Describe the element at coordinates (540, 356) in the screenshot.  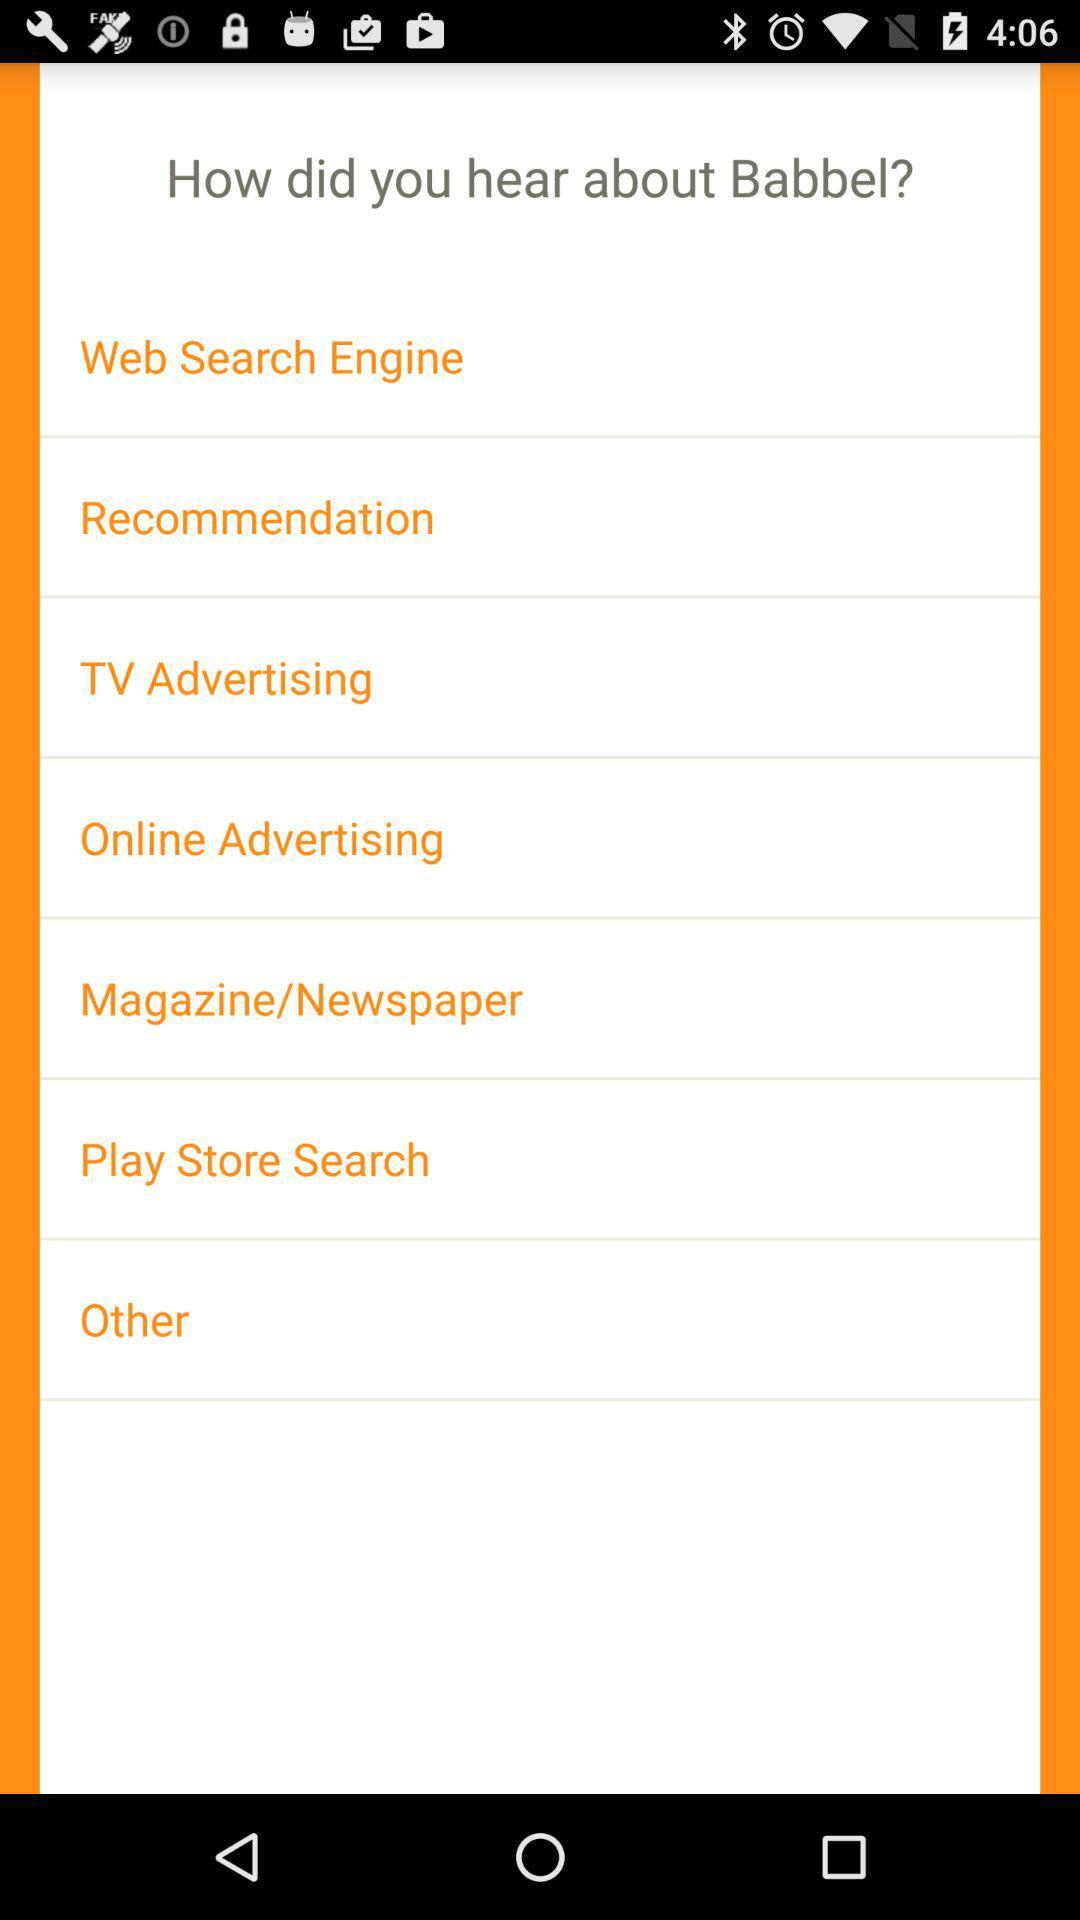
I see `the web search engine app` at that location.